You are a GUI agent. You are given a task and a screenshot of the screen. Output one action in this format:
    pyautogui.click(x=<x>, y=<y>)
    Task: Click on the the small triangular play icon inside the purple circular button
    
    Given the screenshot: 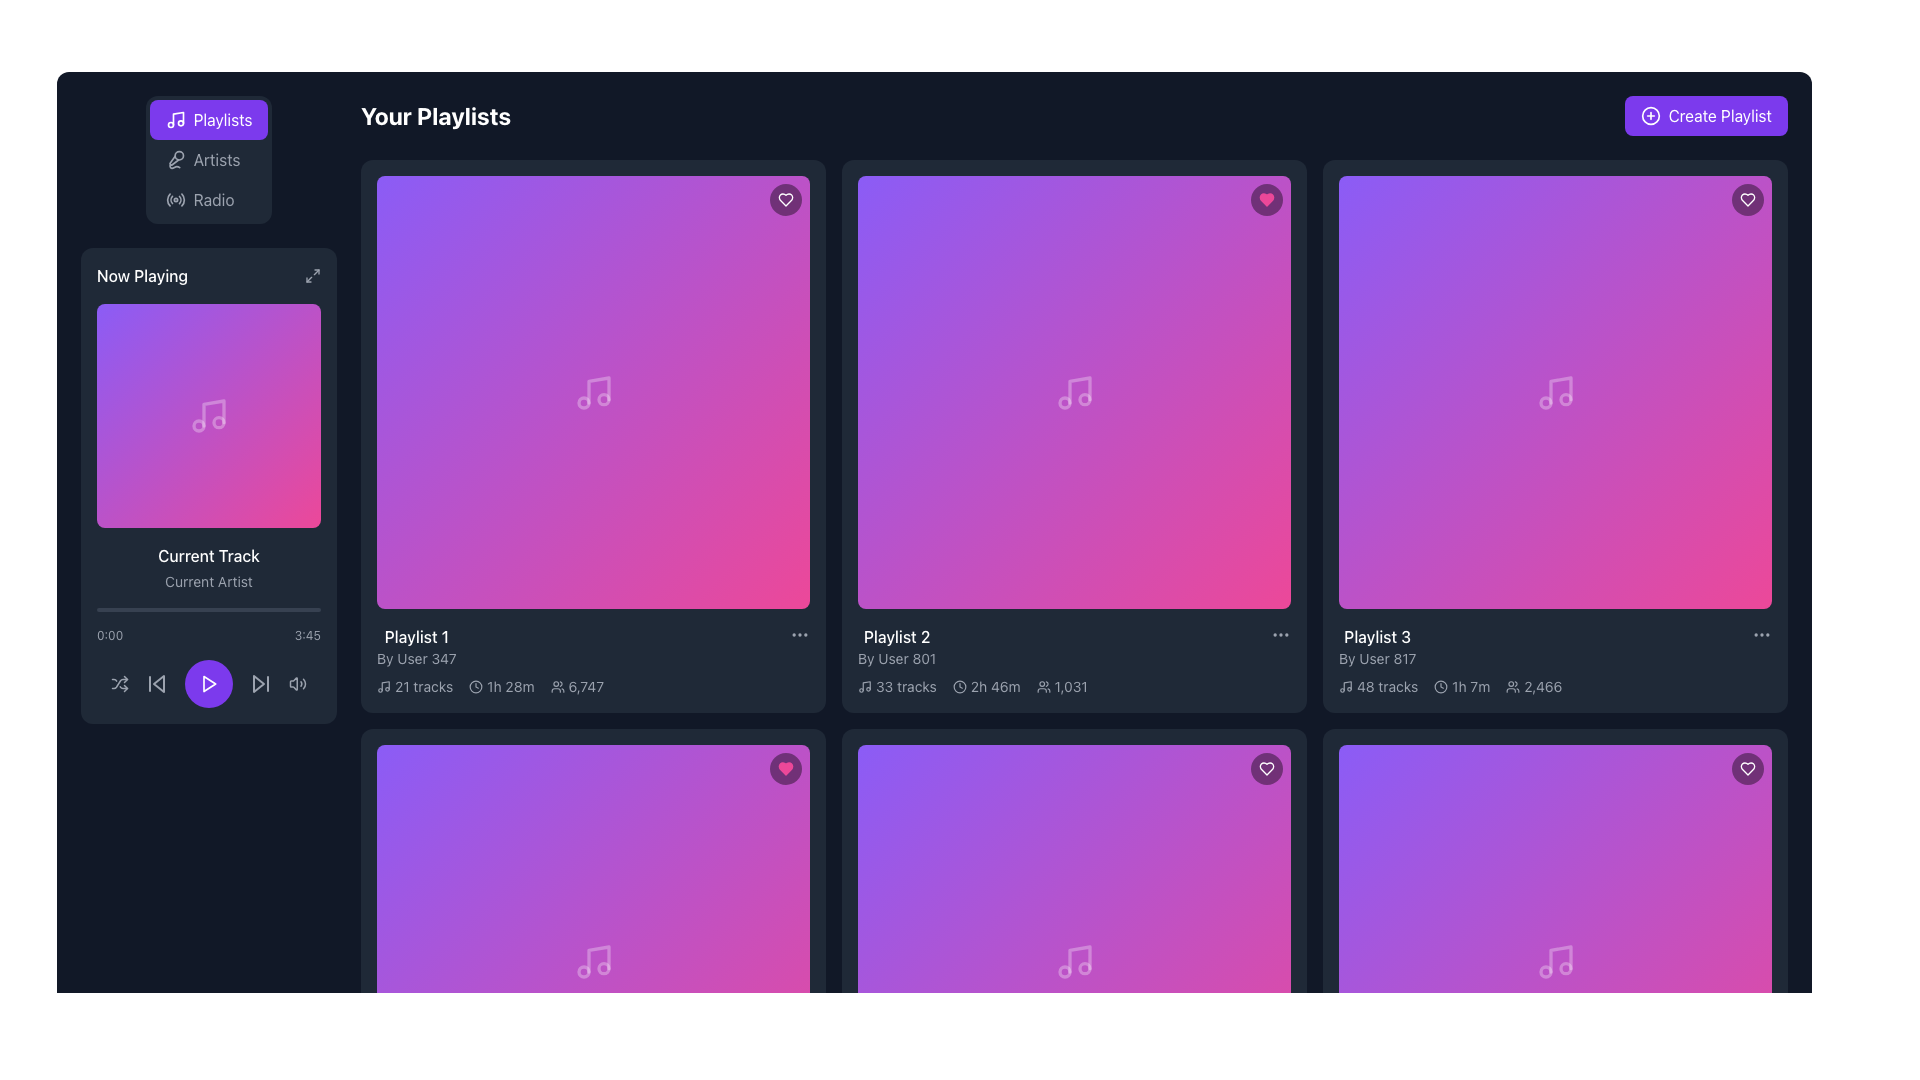 What is the action you would take?
    pyautogui.click(x=209, y=682)
    